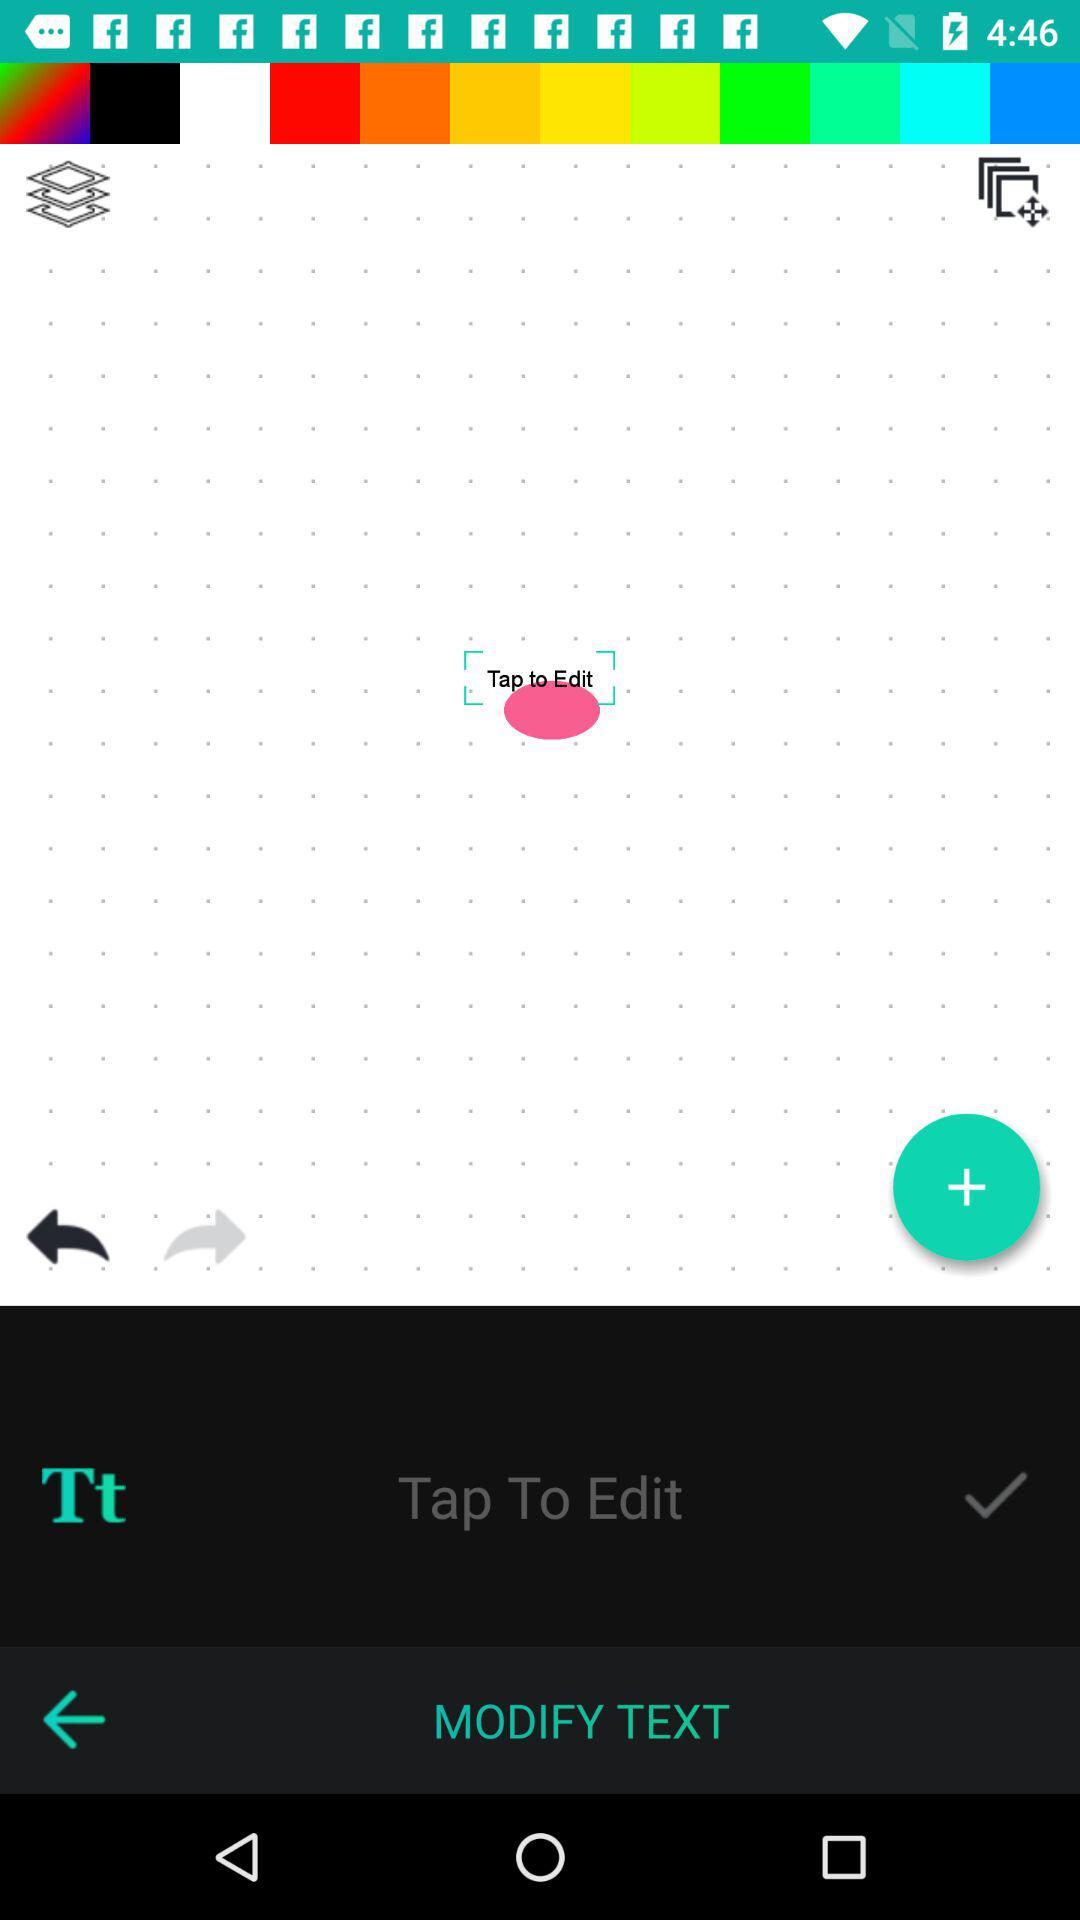 The width and height of the screenshot is (1080, 1920). Describe the element at coordinates (995, 1496) in the screenshot. I see `right button on bottom of the page` at that location.